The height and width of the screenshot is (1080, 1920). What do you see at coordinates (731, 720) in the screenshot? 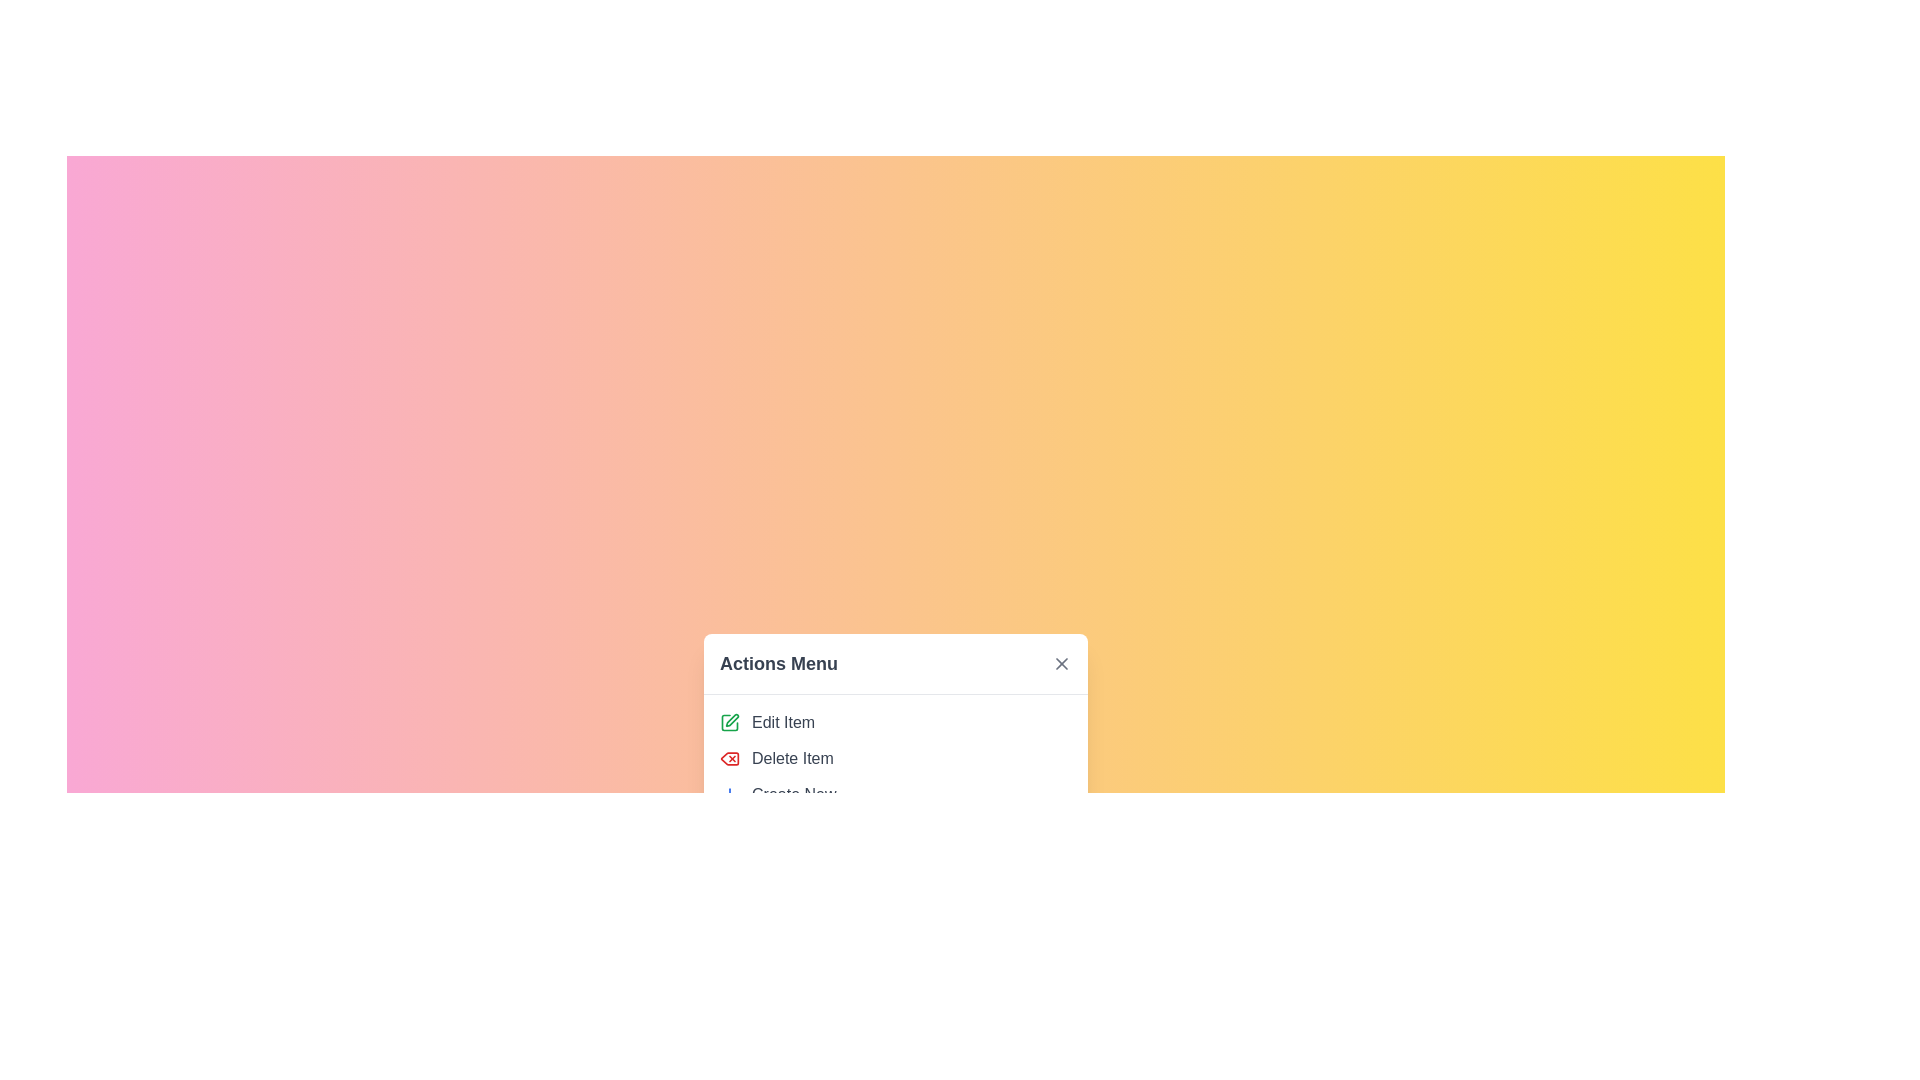
I see `the edit icon in the 'Actions Menu' that signifies the edit functionality for the associated list item, located at the top of the menu underneath the title 'Actions Menu'` at bounding box center [731, 720].